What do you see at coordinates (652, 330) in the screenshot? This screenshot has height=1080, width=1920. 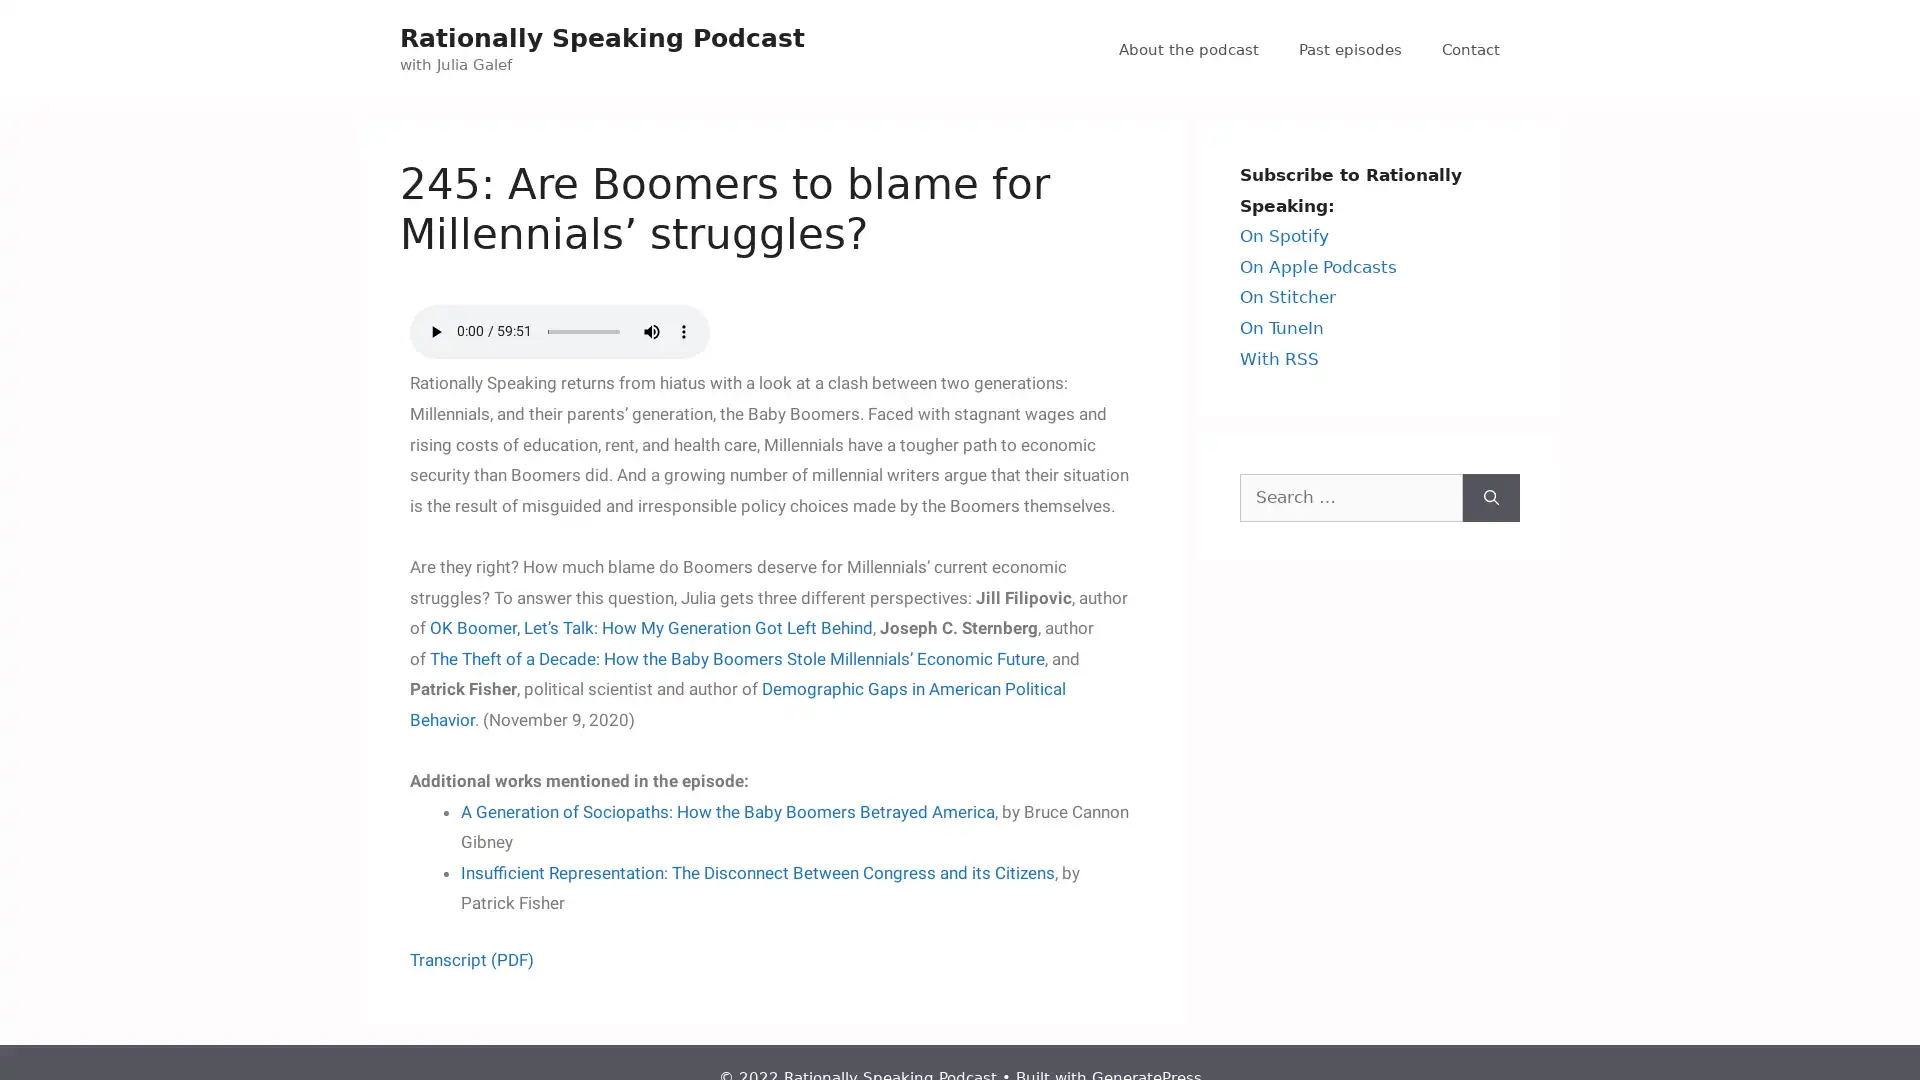 I see `mute` at bounding box center [652, 330].